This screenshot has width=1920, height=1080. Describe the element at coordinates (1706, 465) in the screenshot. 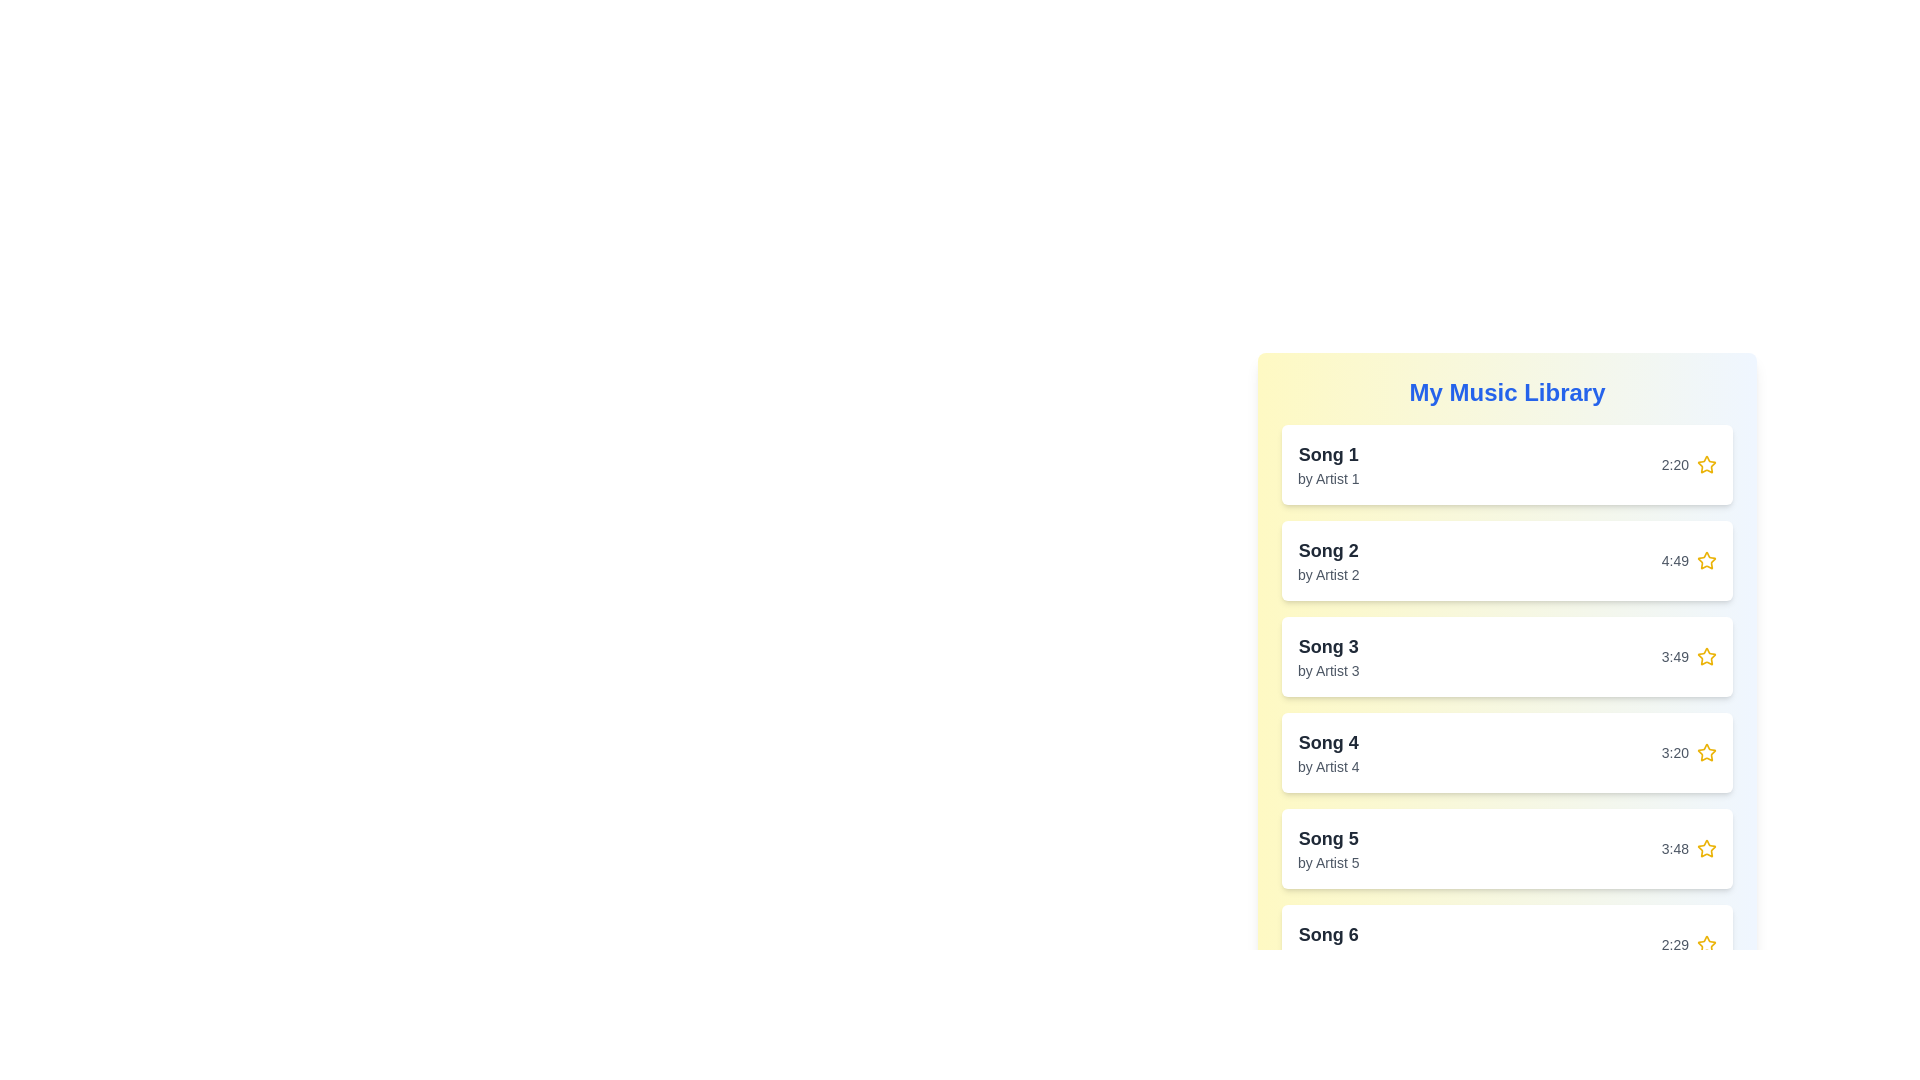

I see `the yellow outlined star icon next to the '2:20' timestamp in the 'Song 1' row to favorite the song` at that location.